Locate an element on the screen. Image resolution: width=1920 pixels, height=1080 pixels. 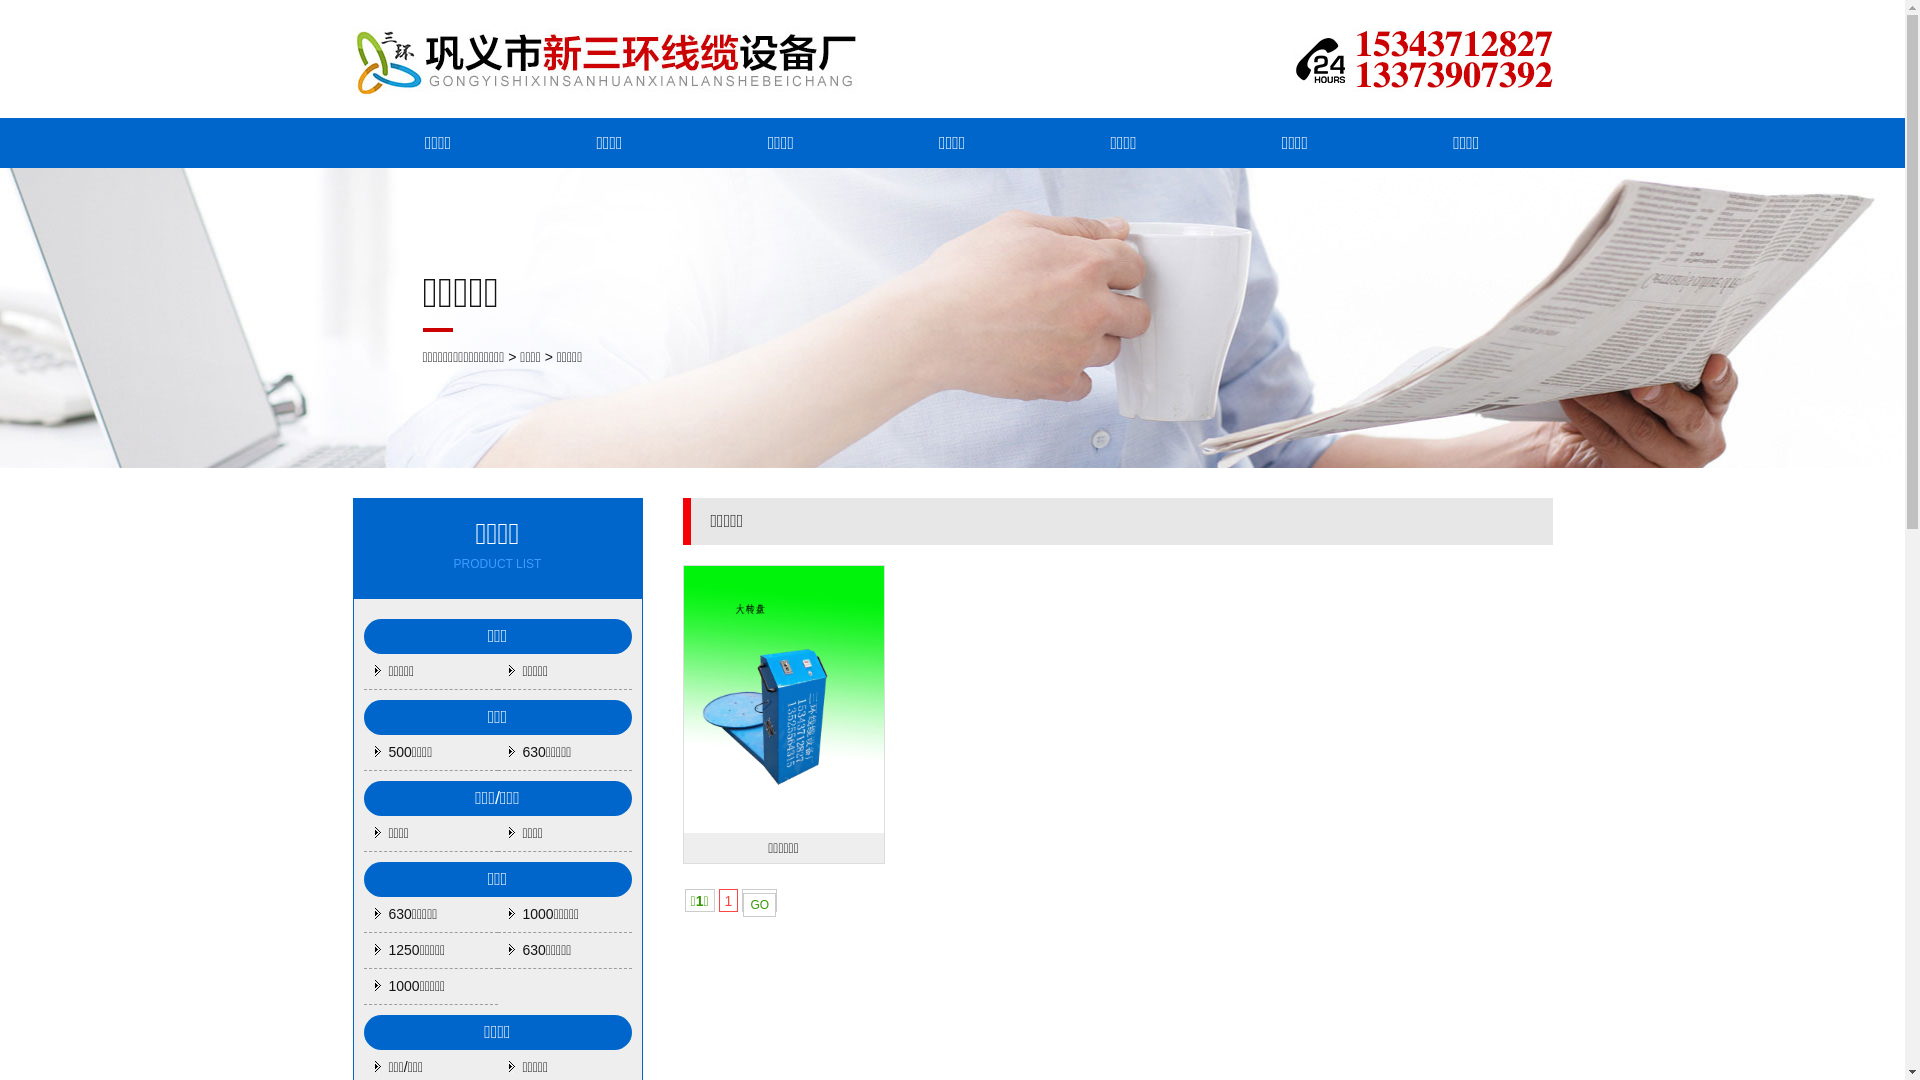
'GO' is located at coordinates (758, 905).